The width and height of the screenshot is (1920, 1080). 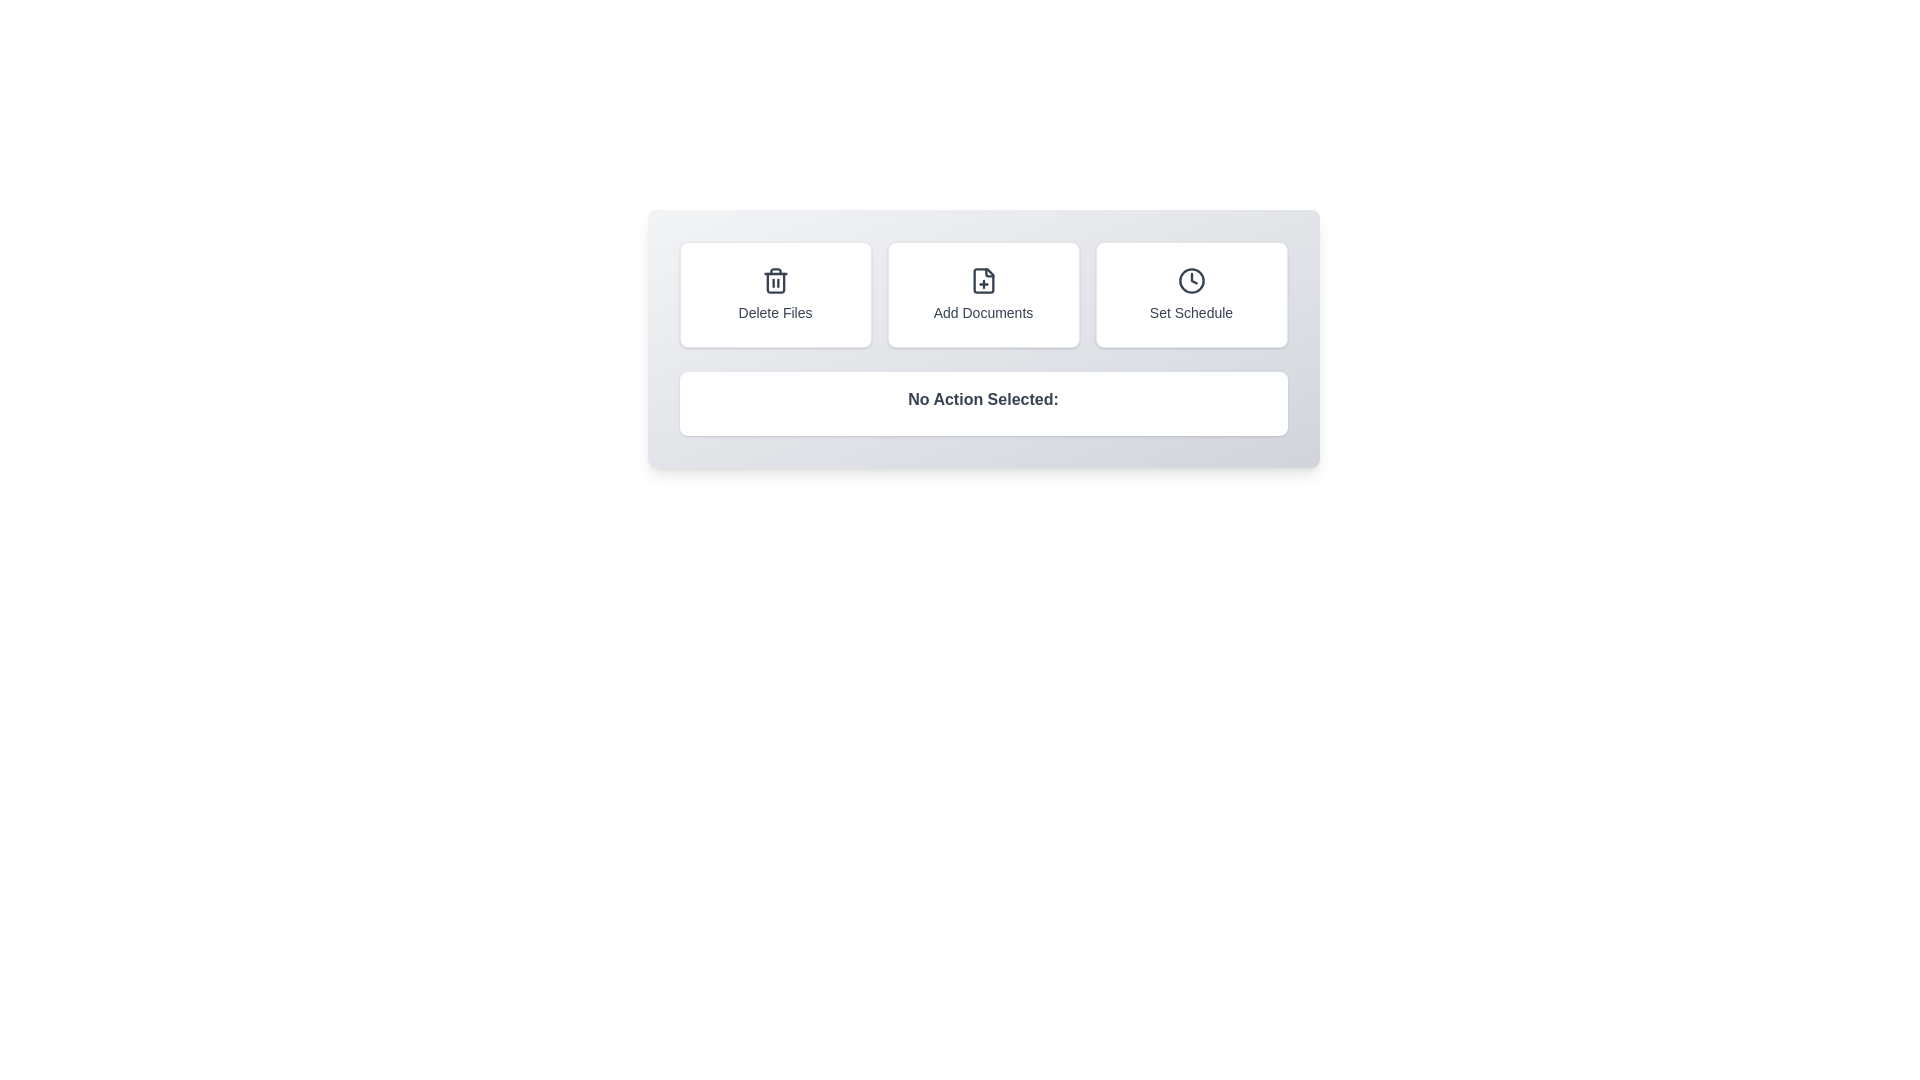 What do you see at coordinates (774, 294) in the screenshot?
I see `the delete button located at the top-center of the interface, which is the first item in a row of three options` at bounding box center [774, 294].